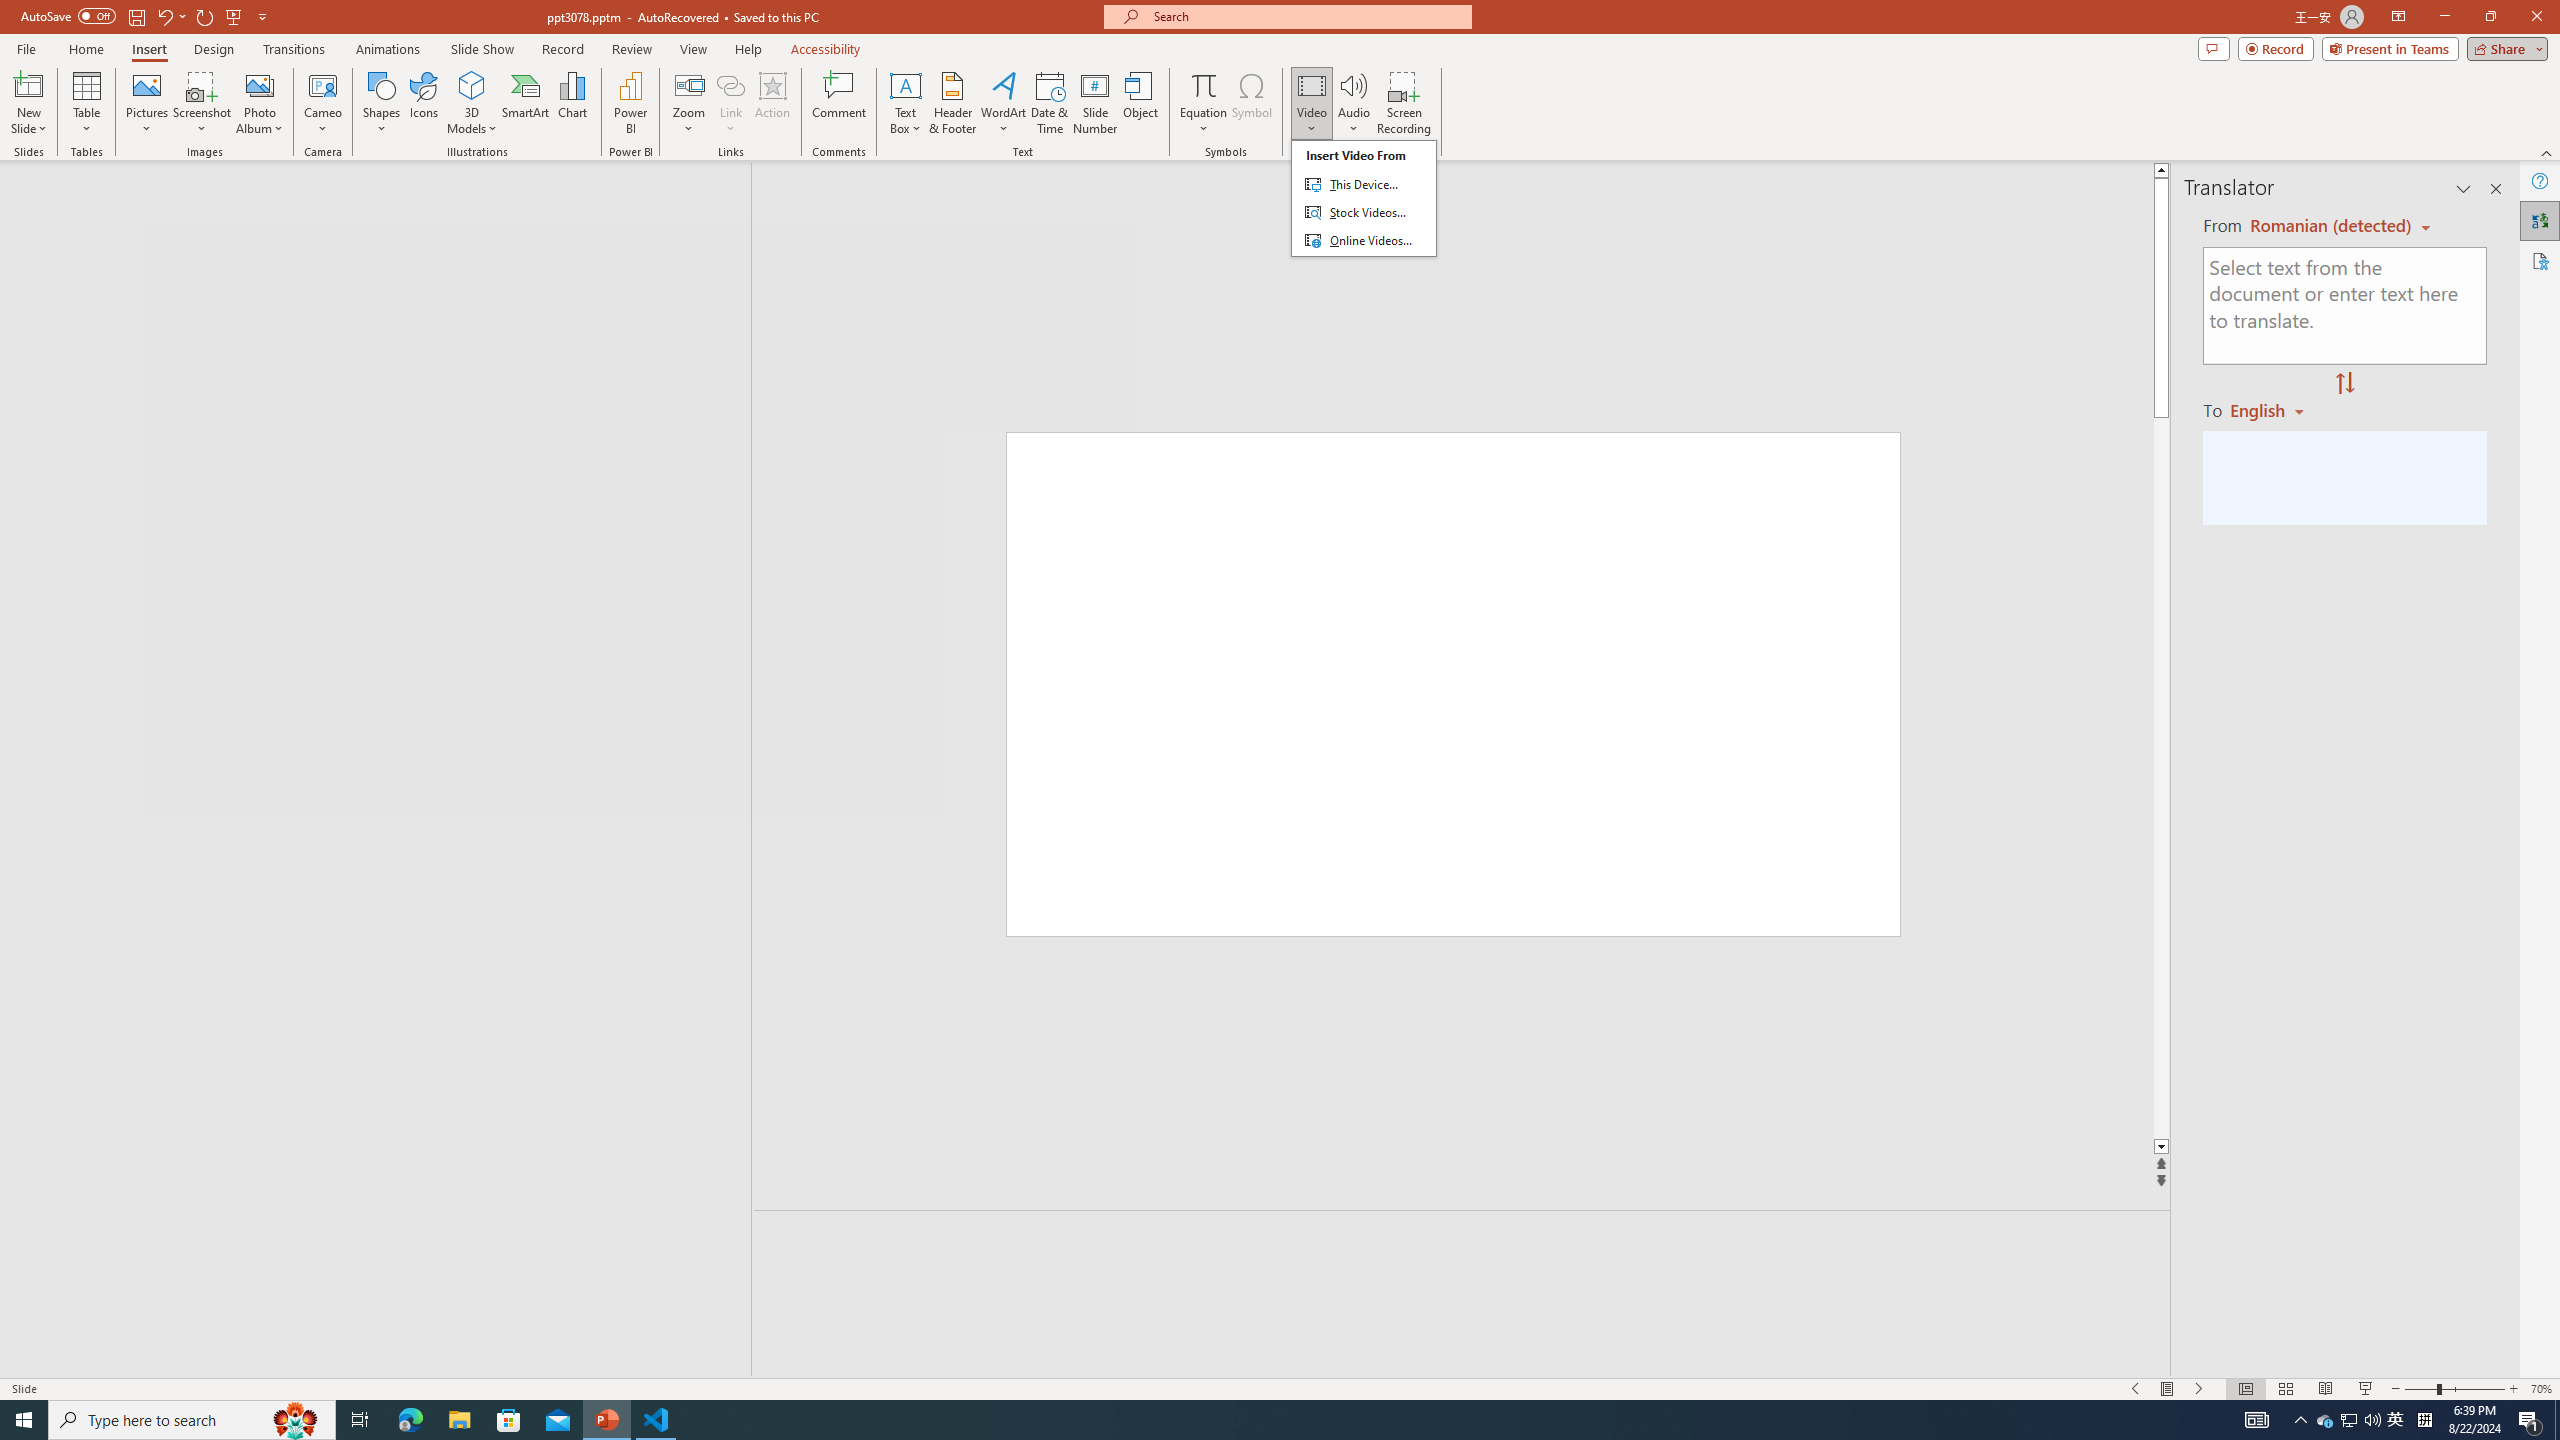  What do you see at coordinates (631, 103) in the screenshot?
I see `'Power BI'` at bounding box center [631, 103].